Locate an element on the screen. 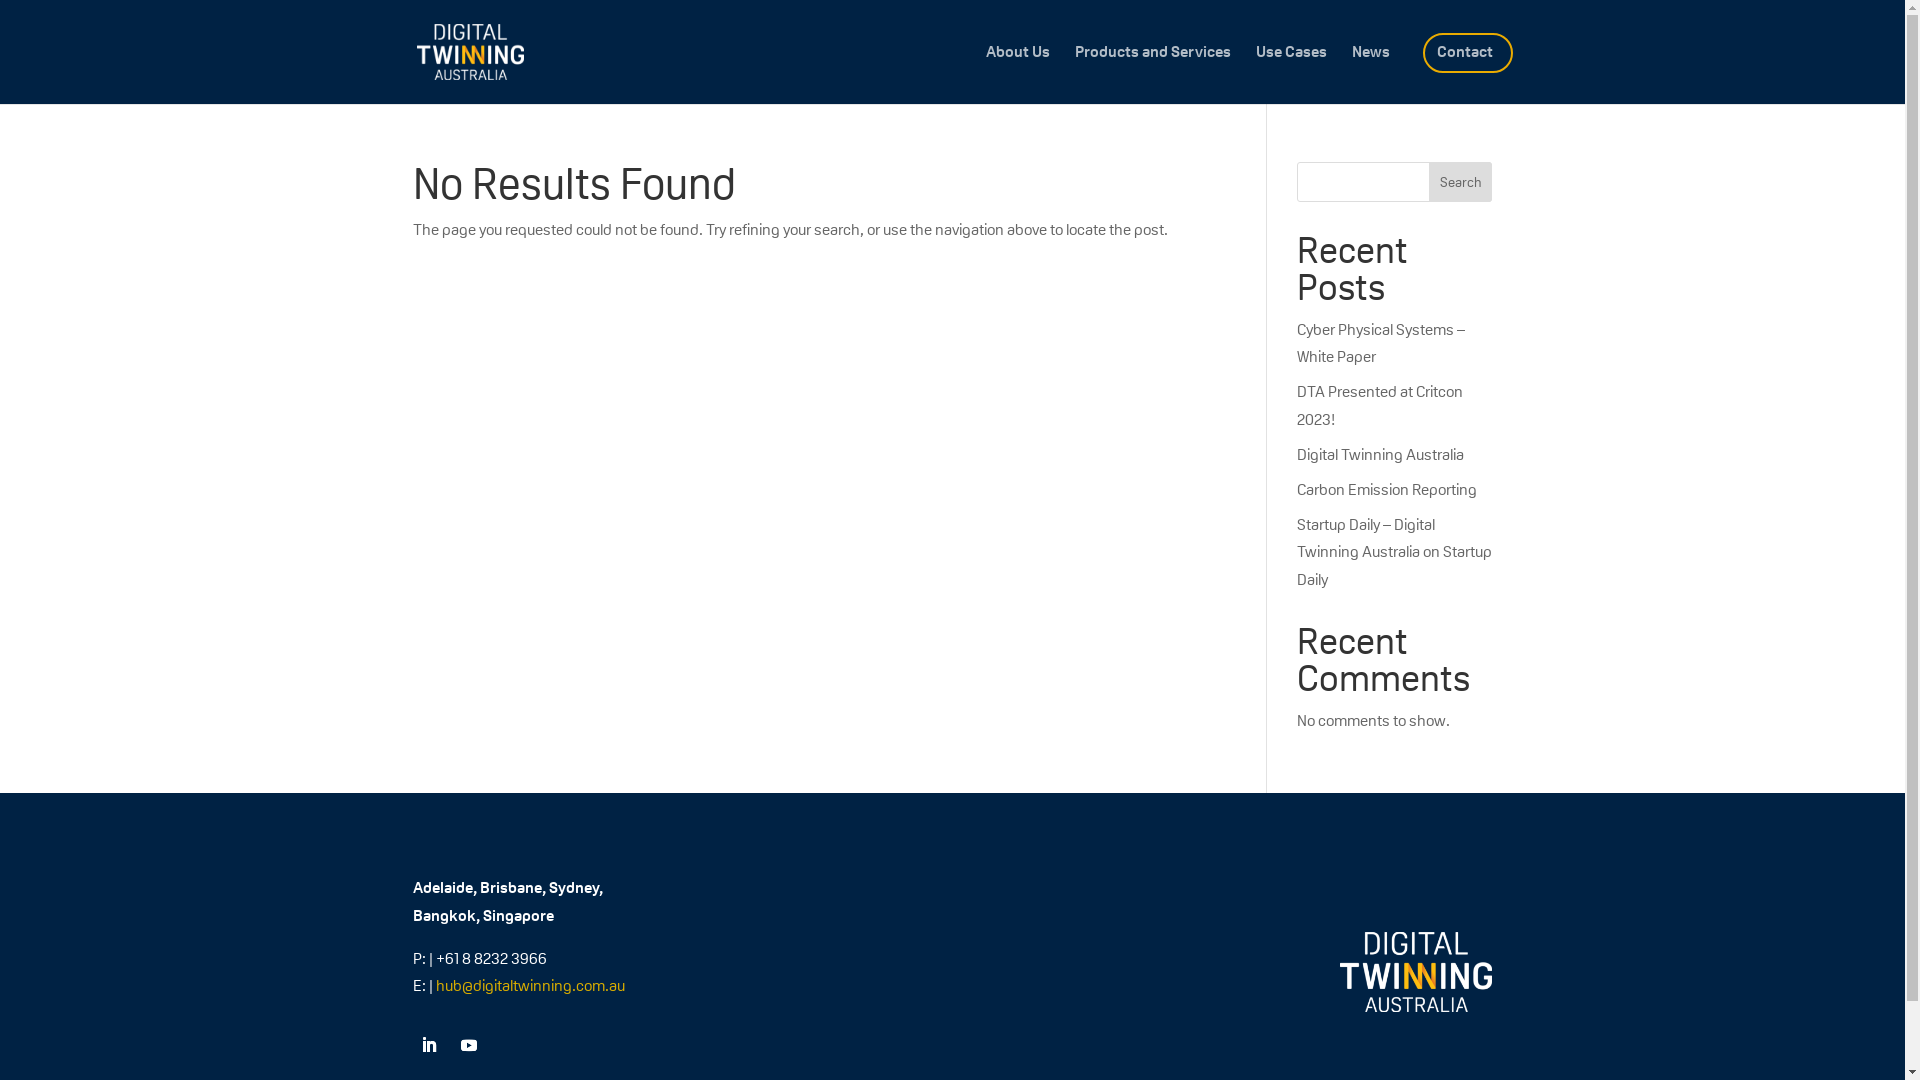 Image resolution: width=1920 pixels, height=1080 pixels. 'Carbon Emission Reporting' is located at coordinates (1296, 489).